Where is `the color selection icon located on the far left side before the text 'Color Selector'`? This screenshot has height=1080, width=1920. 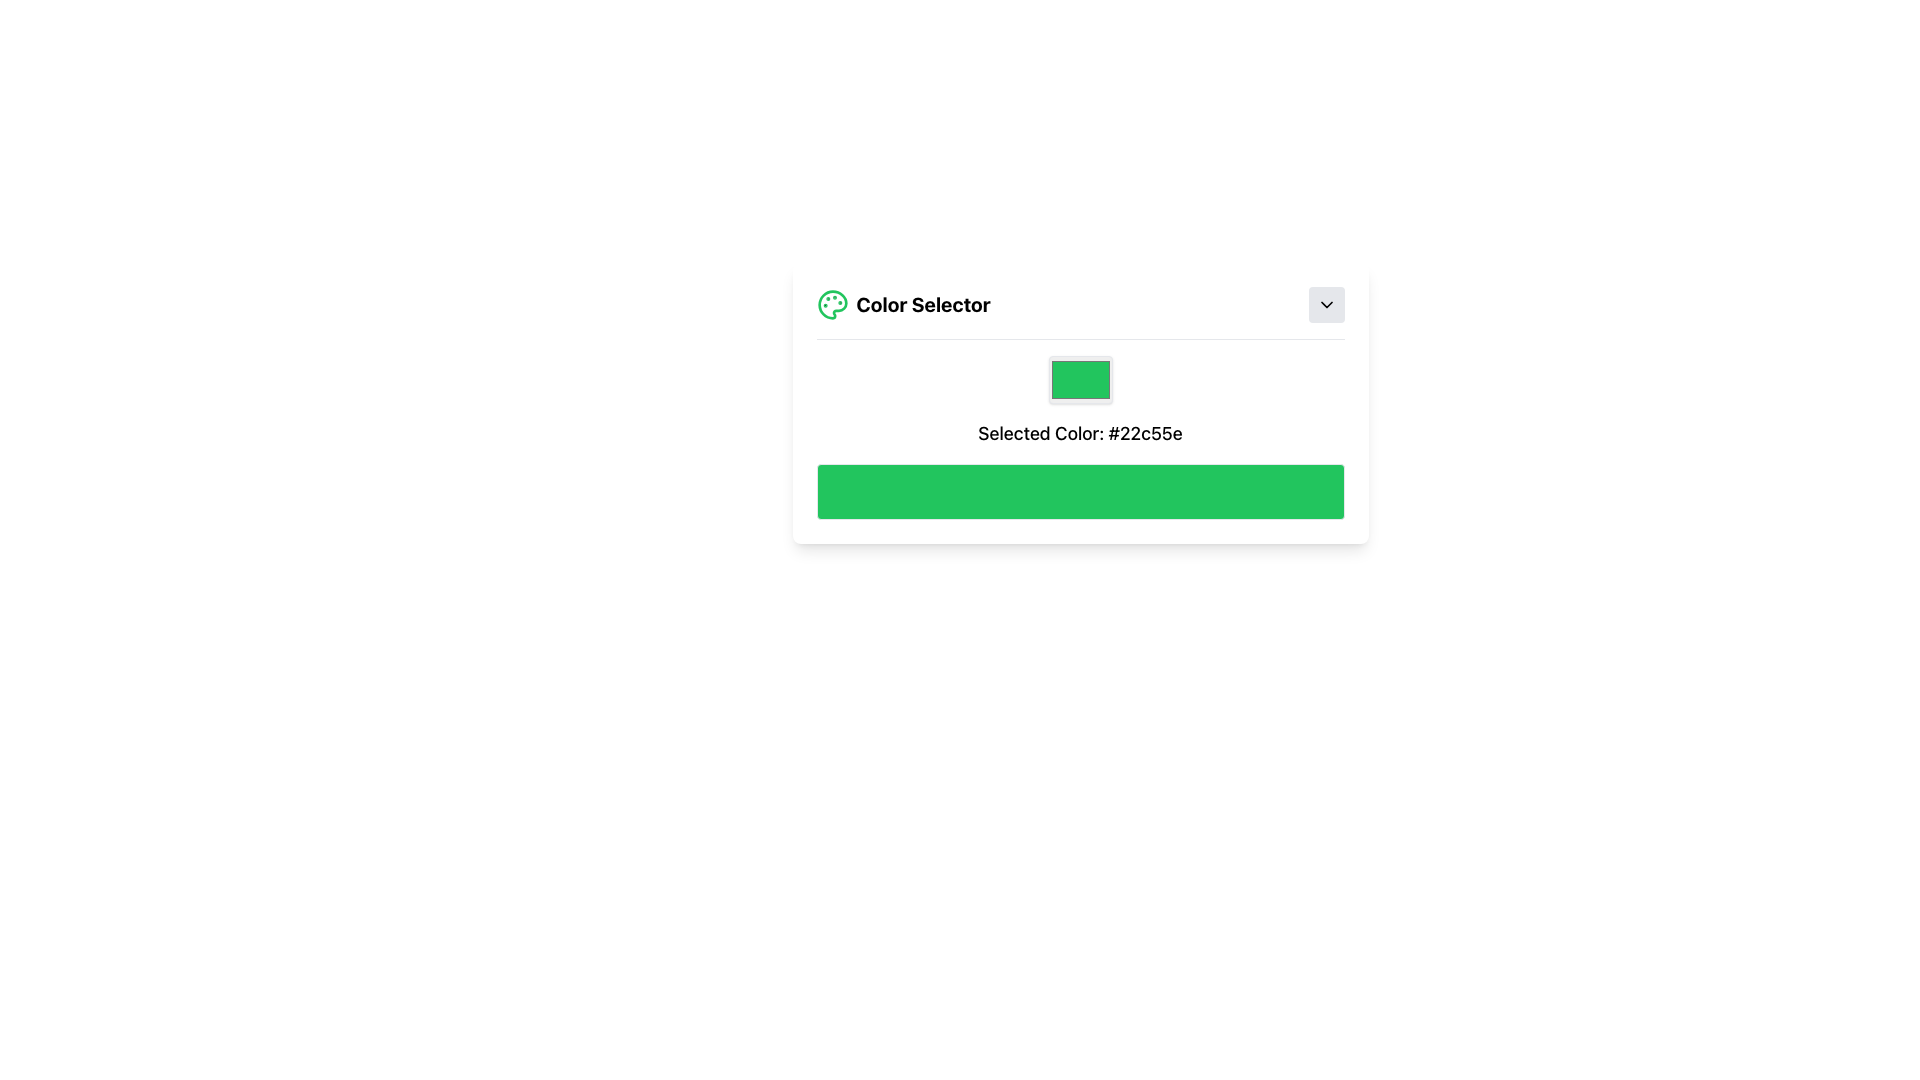
the color selection icon located on the far left side before the text 'Color Selector' is located at coordinates (832, 304).